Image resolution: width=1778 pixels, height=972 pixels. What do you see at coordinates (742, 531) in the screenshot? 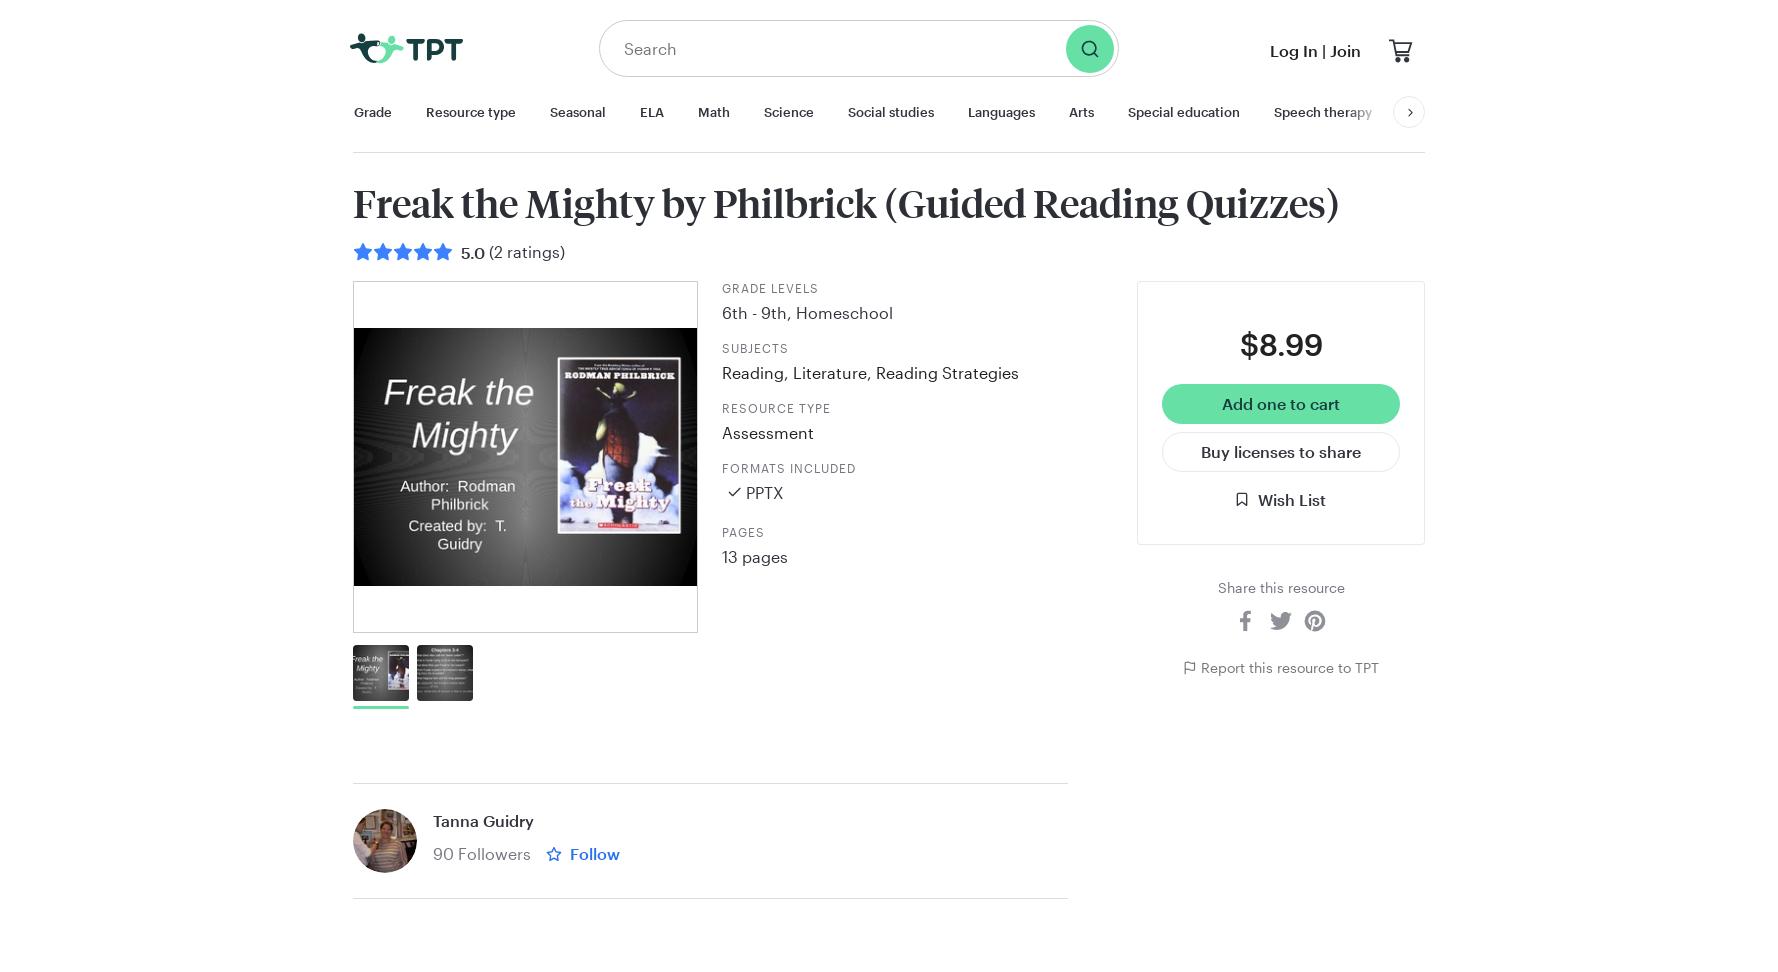
I see `'Pages'` at bounding box center [742, 531].